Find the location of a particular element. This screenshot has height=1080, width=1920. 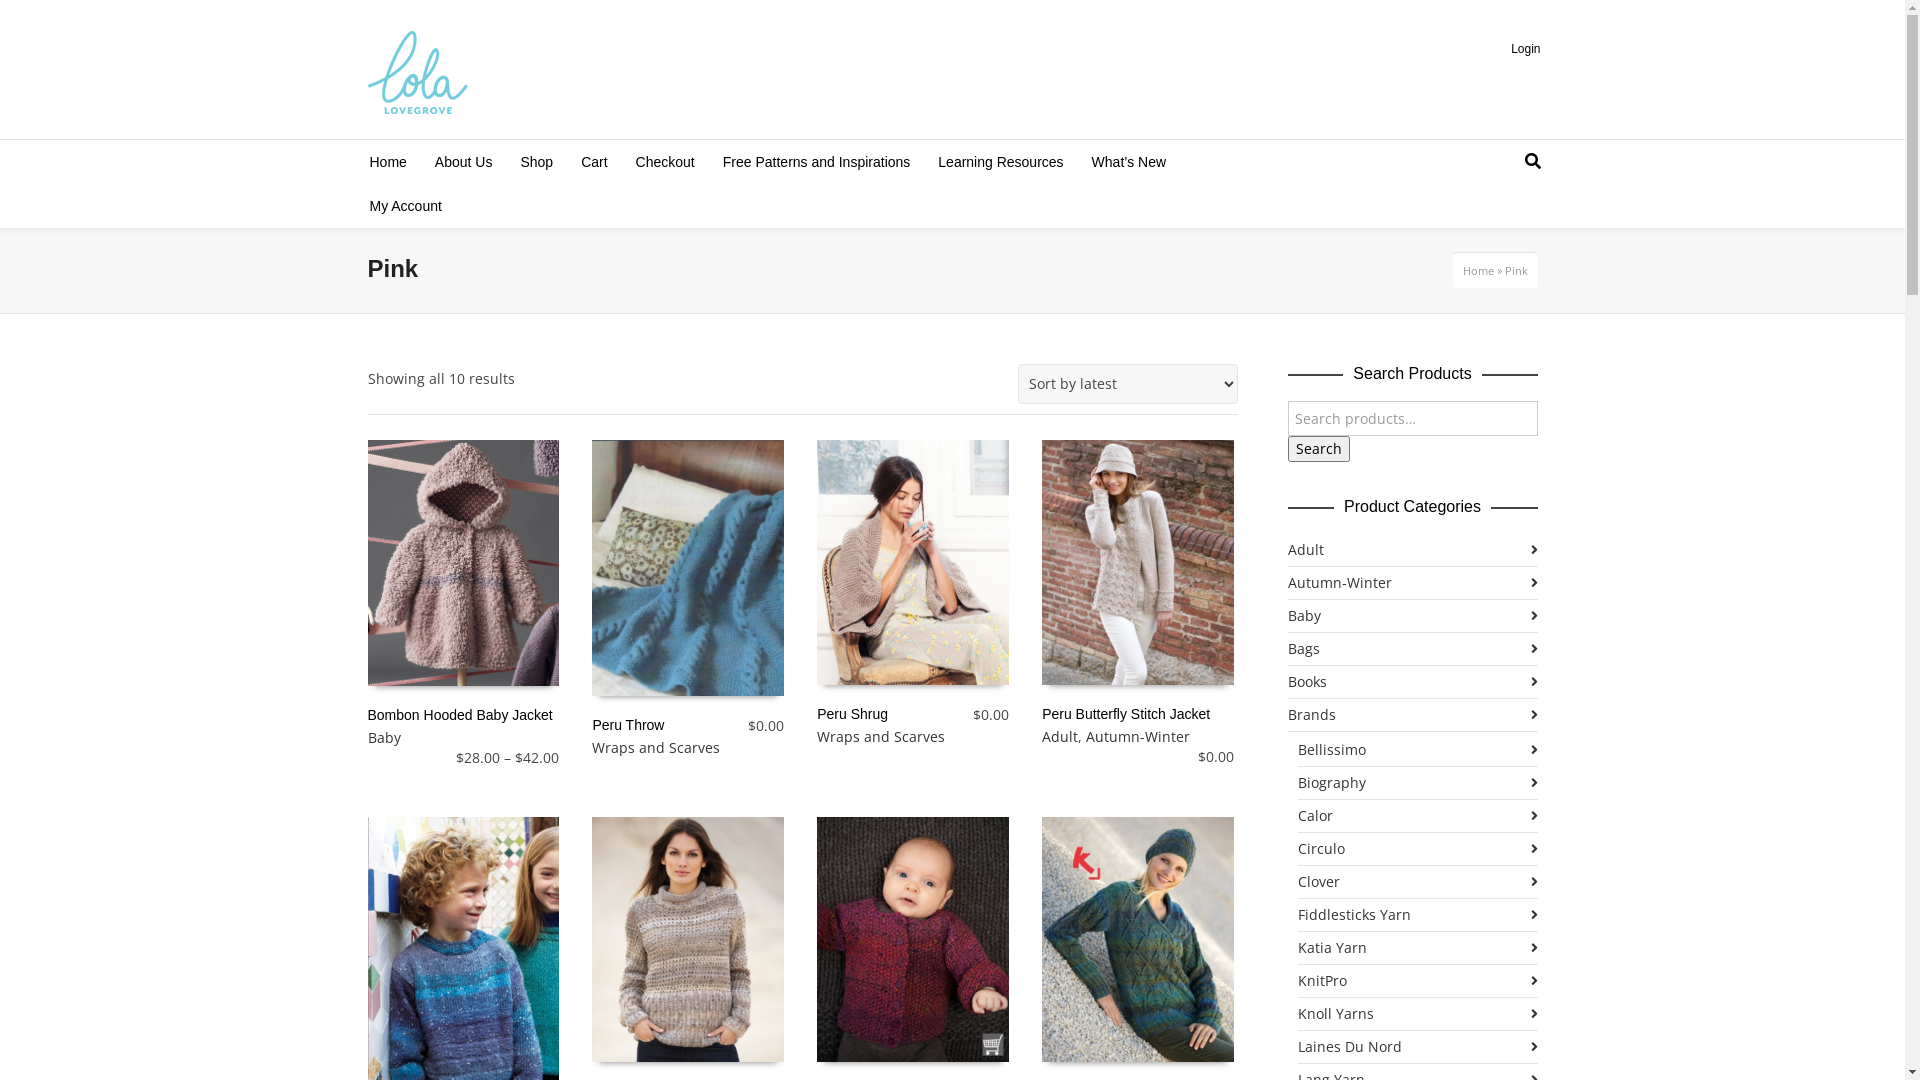

'Home' is located at coordinates (388, 161).